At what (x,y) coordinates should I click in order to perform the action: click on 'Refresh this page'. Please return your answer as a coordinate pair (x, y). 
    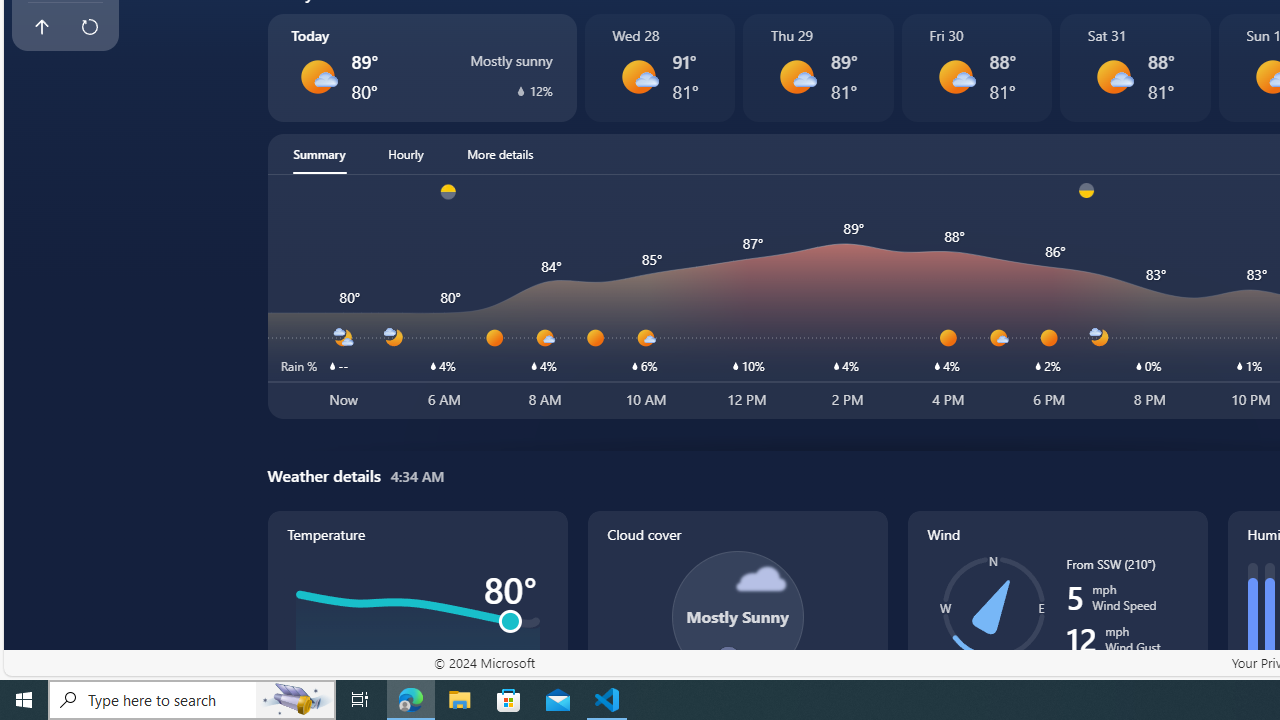
    Looking at the image, I should click on (88, 27).